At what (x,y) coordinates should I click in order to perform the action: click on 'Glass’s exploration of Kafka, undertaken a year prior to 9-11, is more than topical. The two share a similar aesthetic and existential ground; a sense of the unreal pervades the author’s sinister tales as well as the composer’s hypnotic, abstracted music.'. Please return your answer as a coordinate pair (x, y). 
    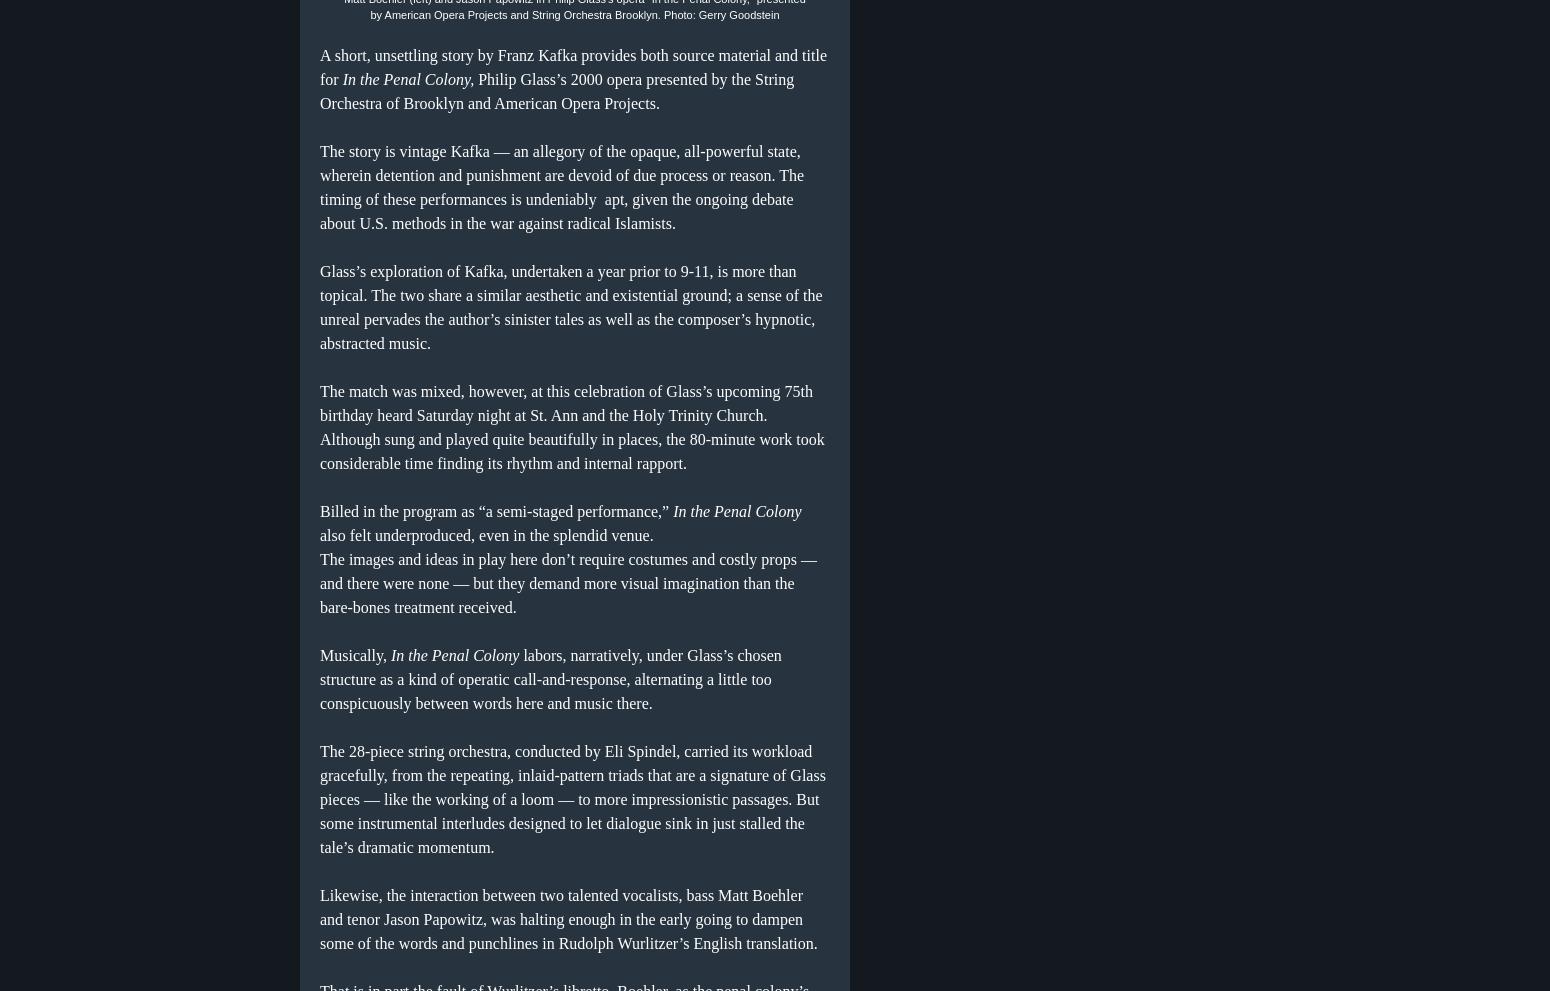
    Looking at the image, I should click on (571, 305).